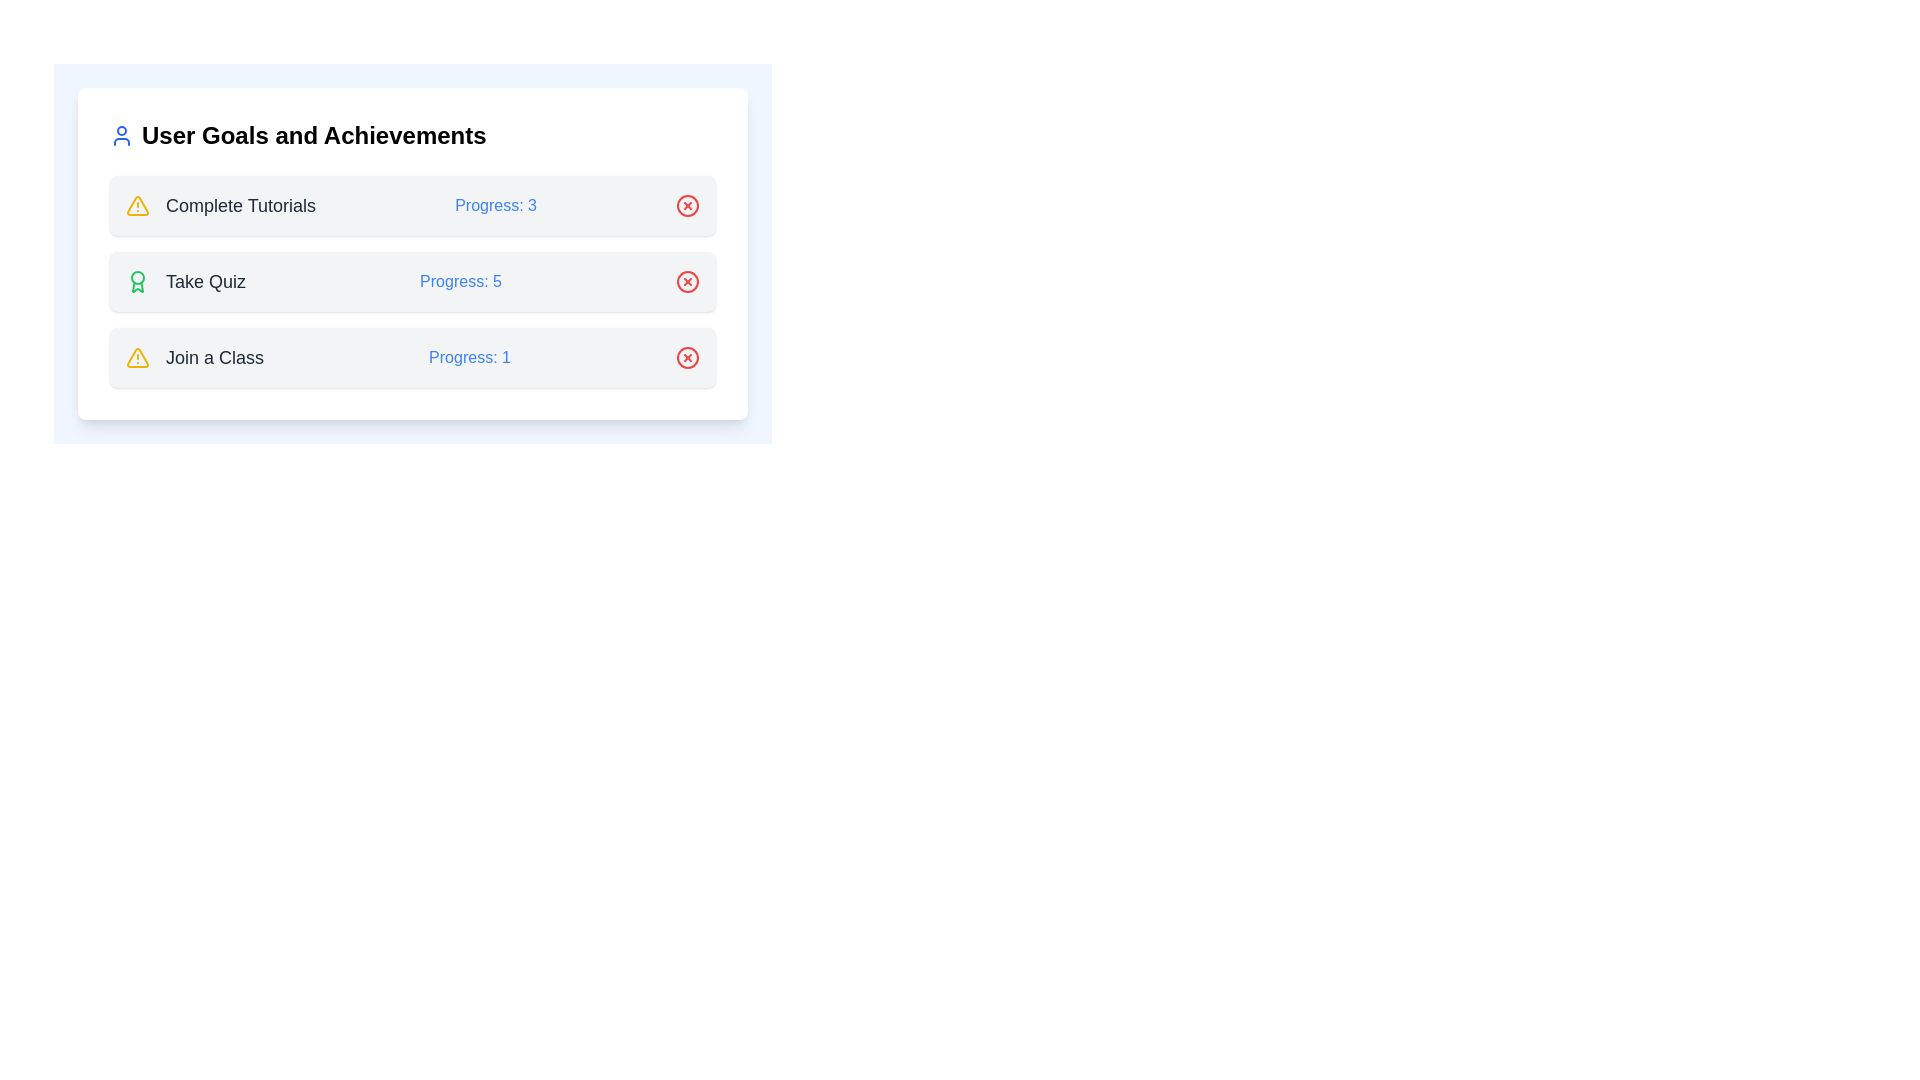 This screenshot has width=1920, height=1080. I want to click on the decorative graphical circle element in the 'User Goals and Achievements' interface, located at the far right of the third control section, if it is interactive, so click(687, 281).